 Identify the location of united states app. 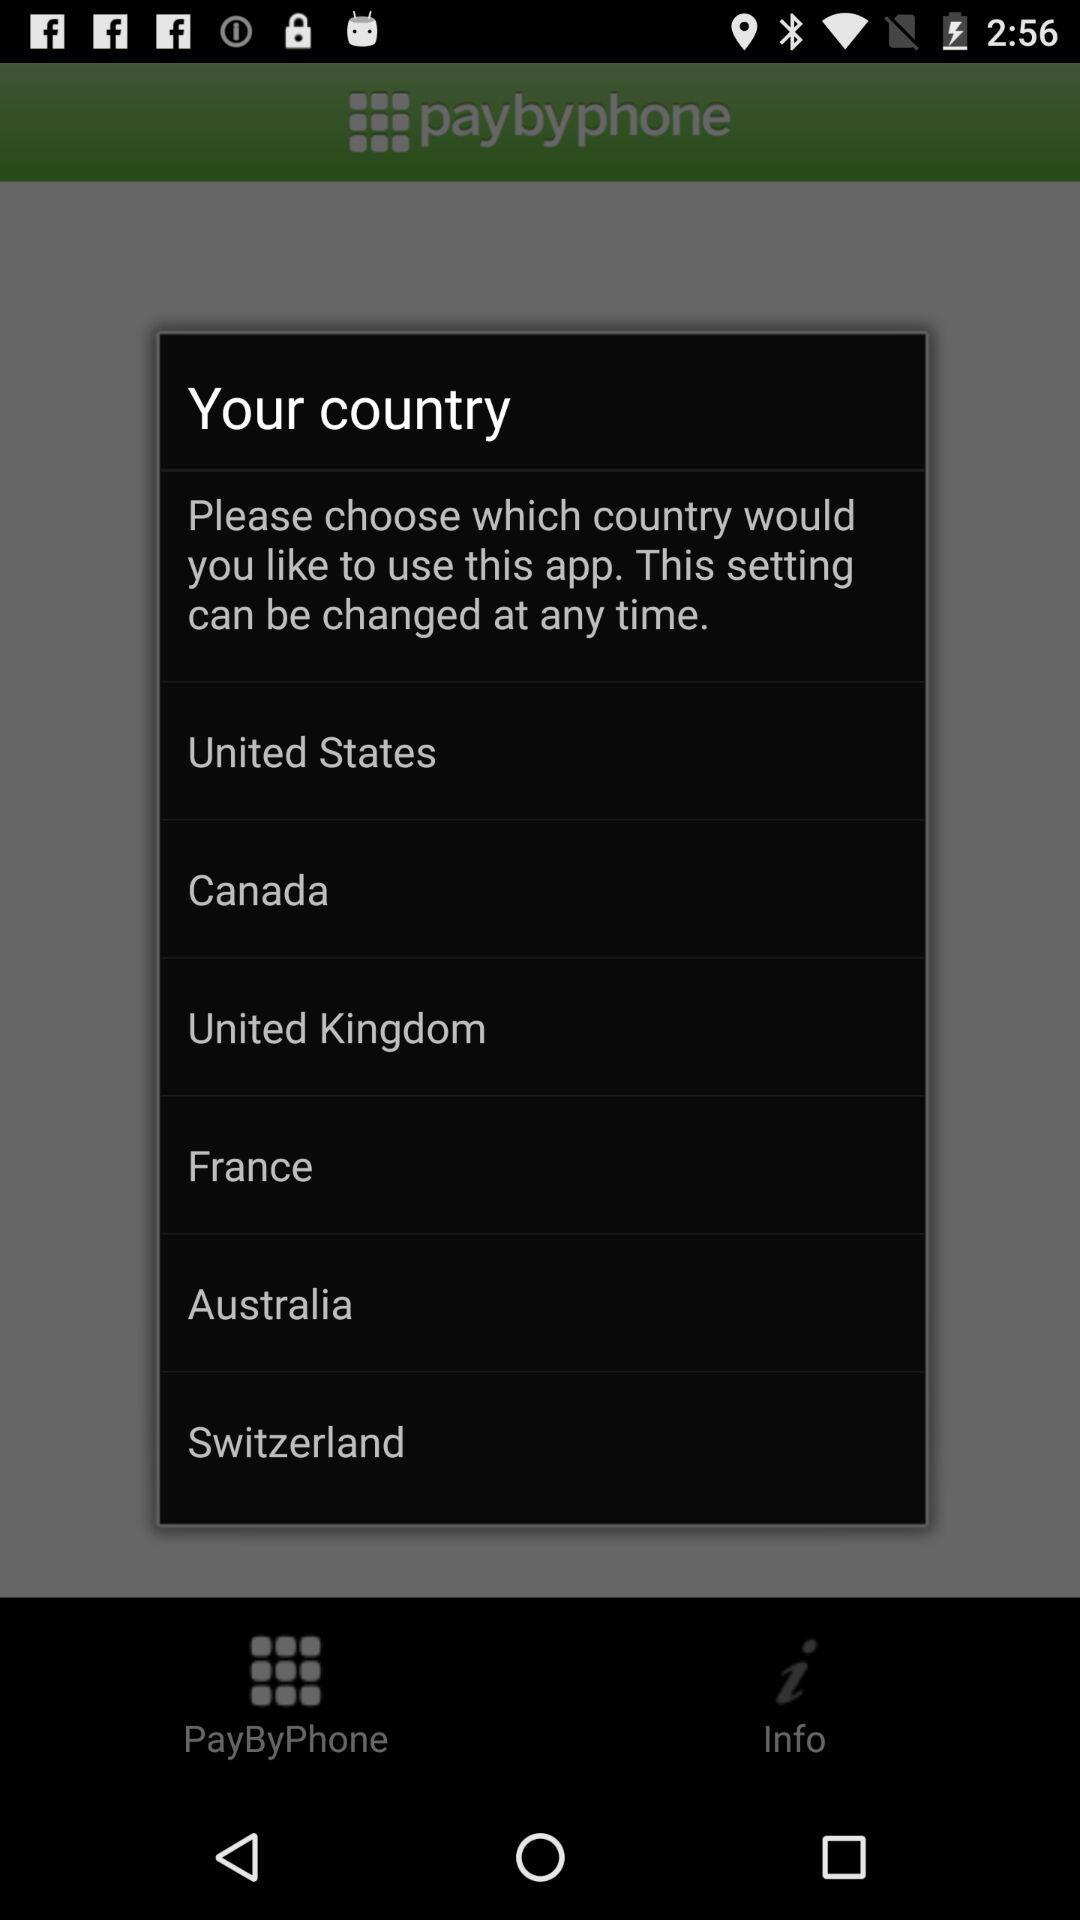
(542, 749).